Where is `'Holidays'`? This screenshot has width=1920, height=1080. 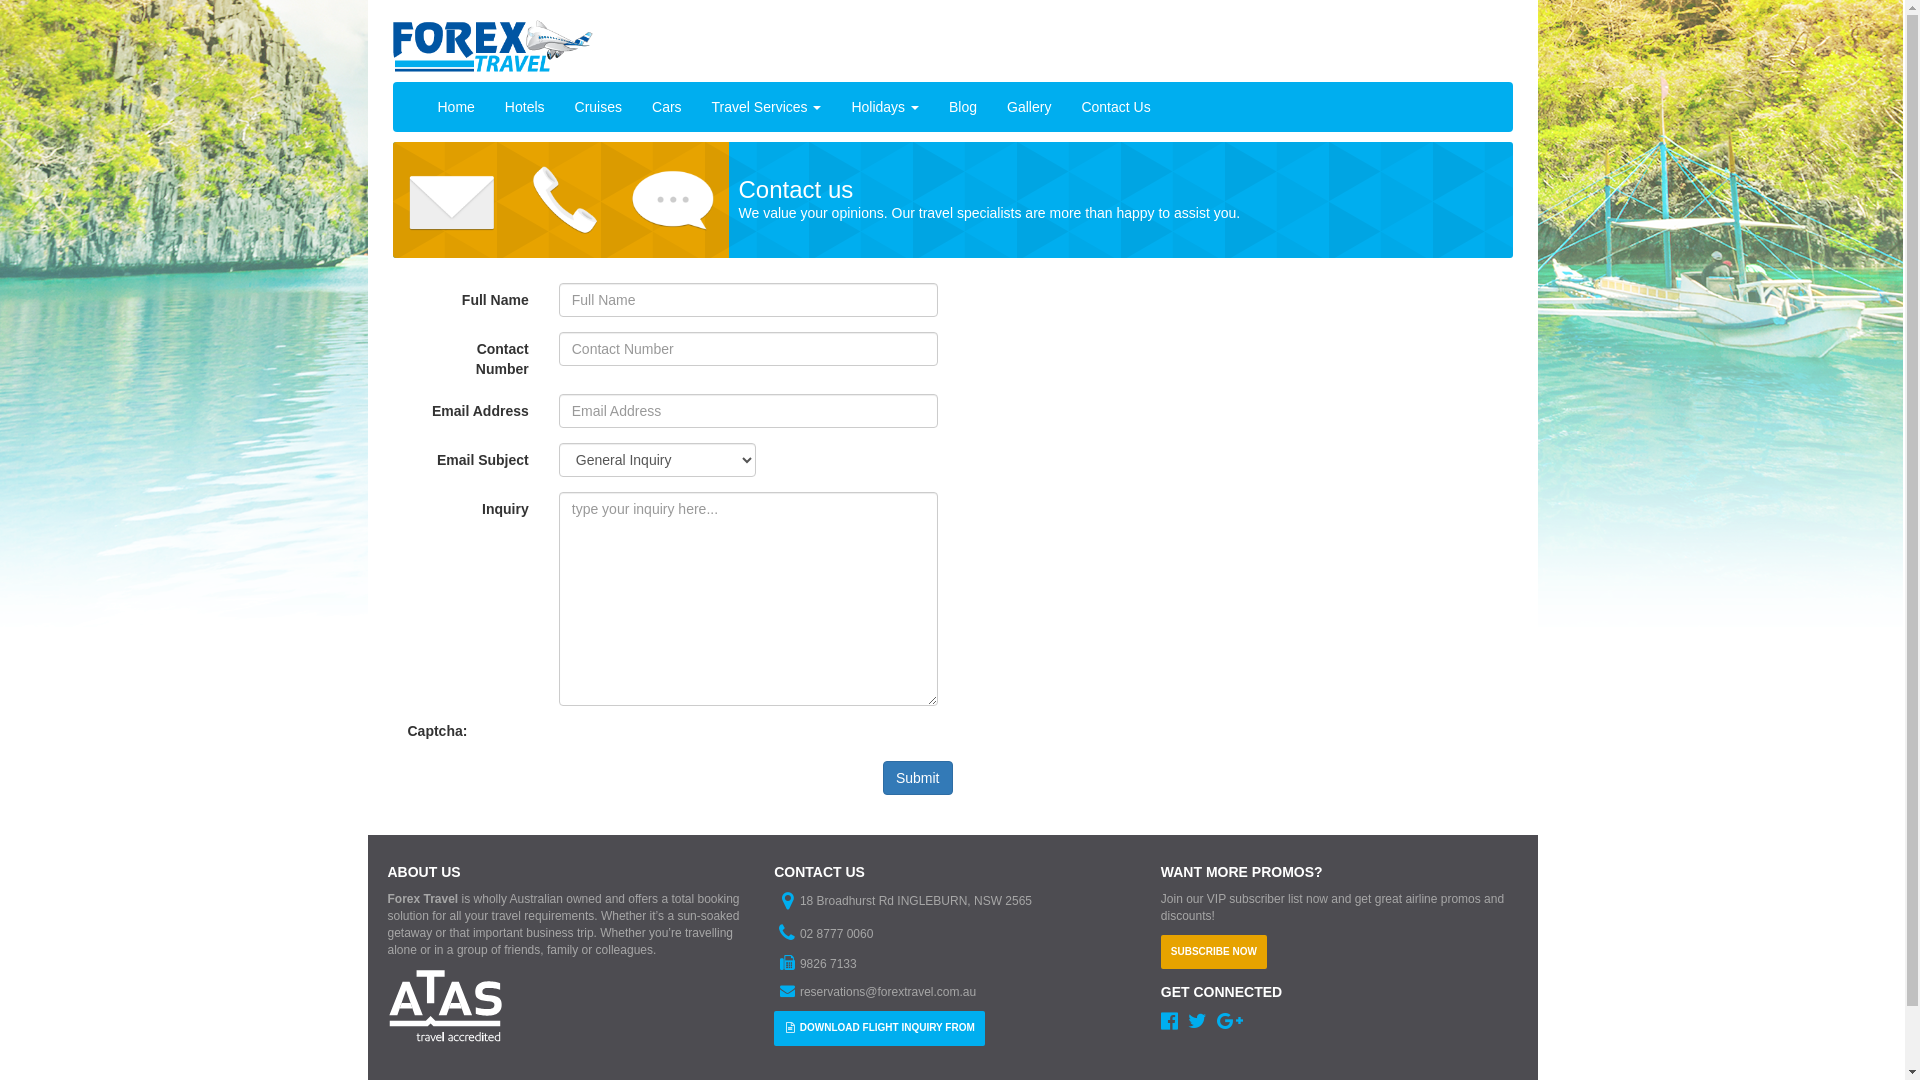
'Holidays' is located at coordinates (883, 107).